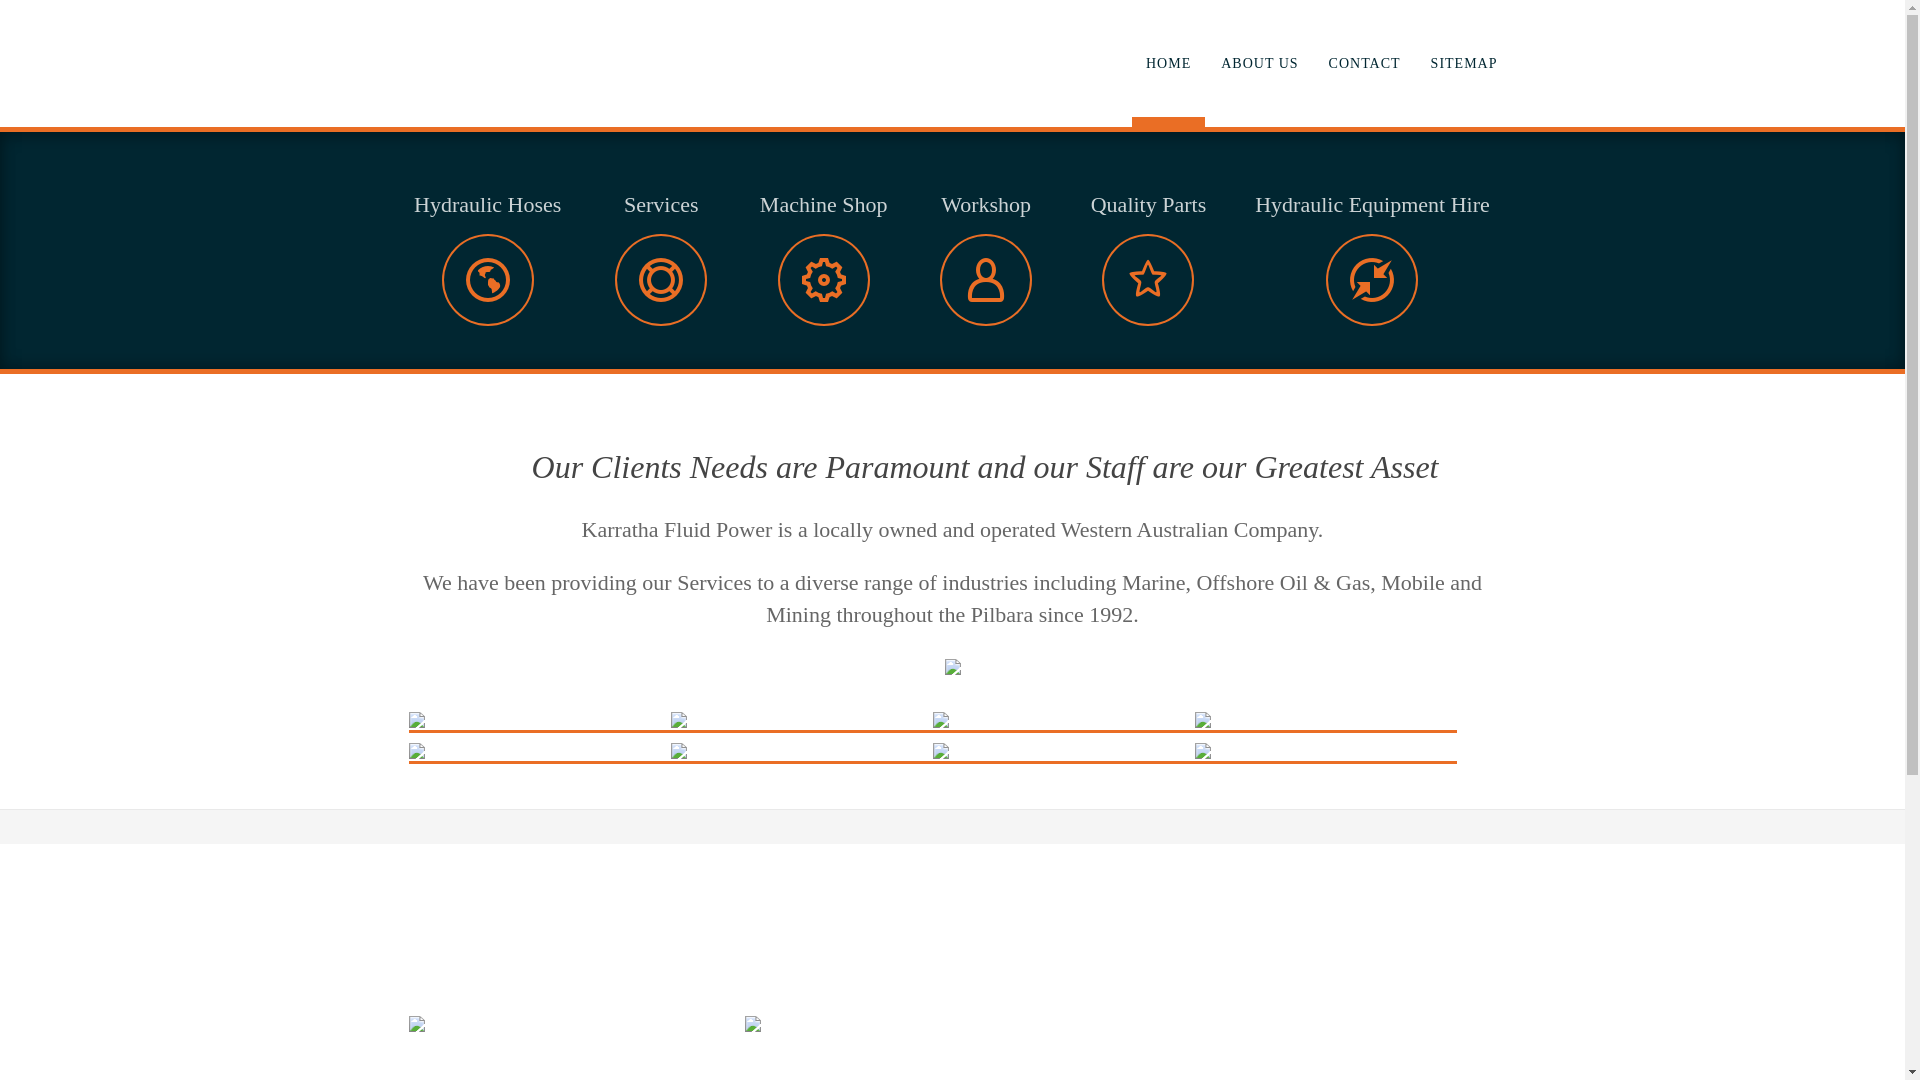  I want to click on 'icon', so click(1371, 280).